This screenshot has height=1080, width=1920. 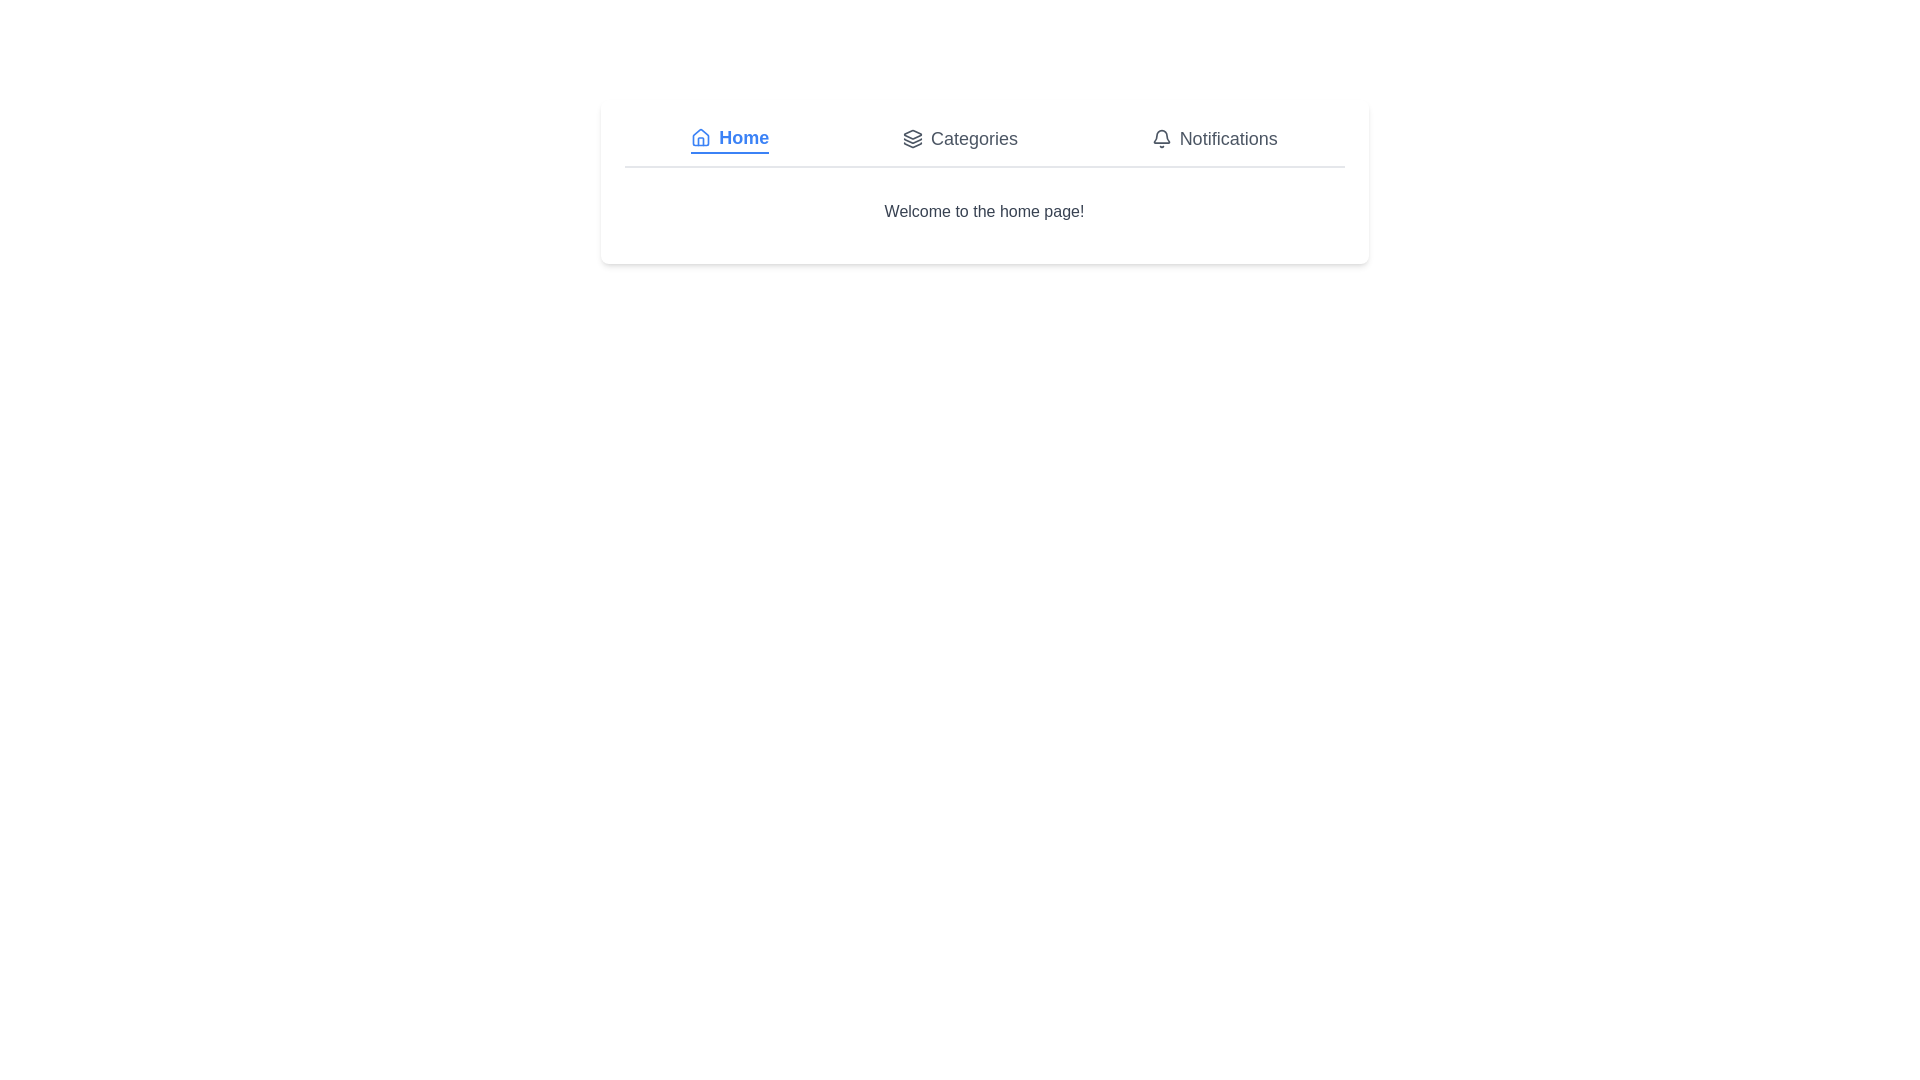 I want to click on the tab labeled Notifications to observe its visual style change, so click(x=1213, y=137).